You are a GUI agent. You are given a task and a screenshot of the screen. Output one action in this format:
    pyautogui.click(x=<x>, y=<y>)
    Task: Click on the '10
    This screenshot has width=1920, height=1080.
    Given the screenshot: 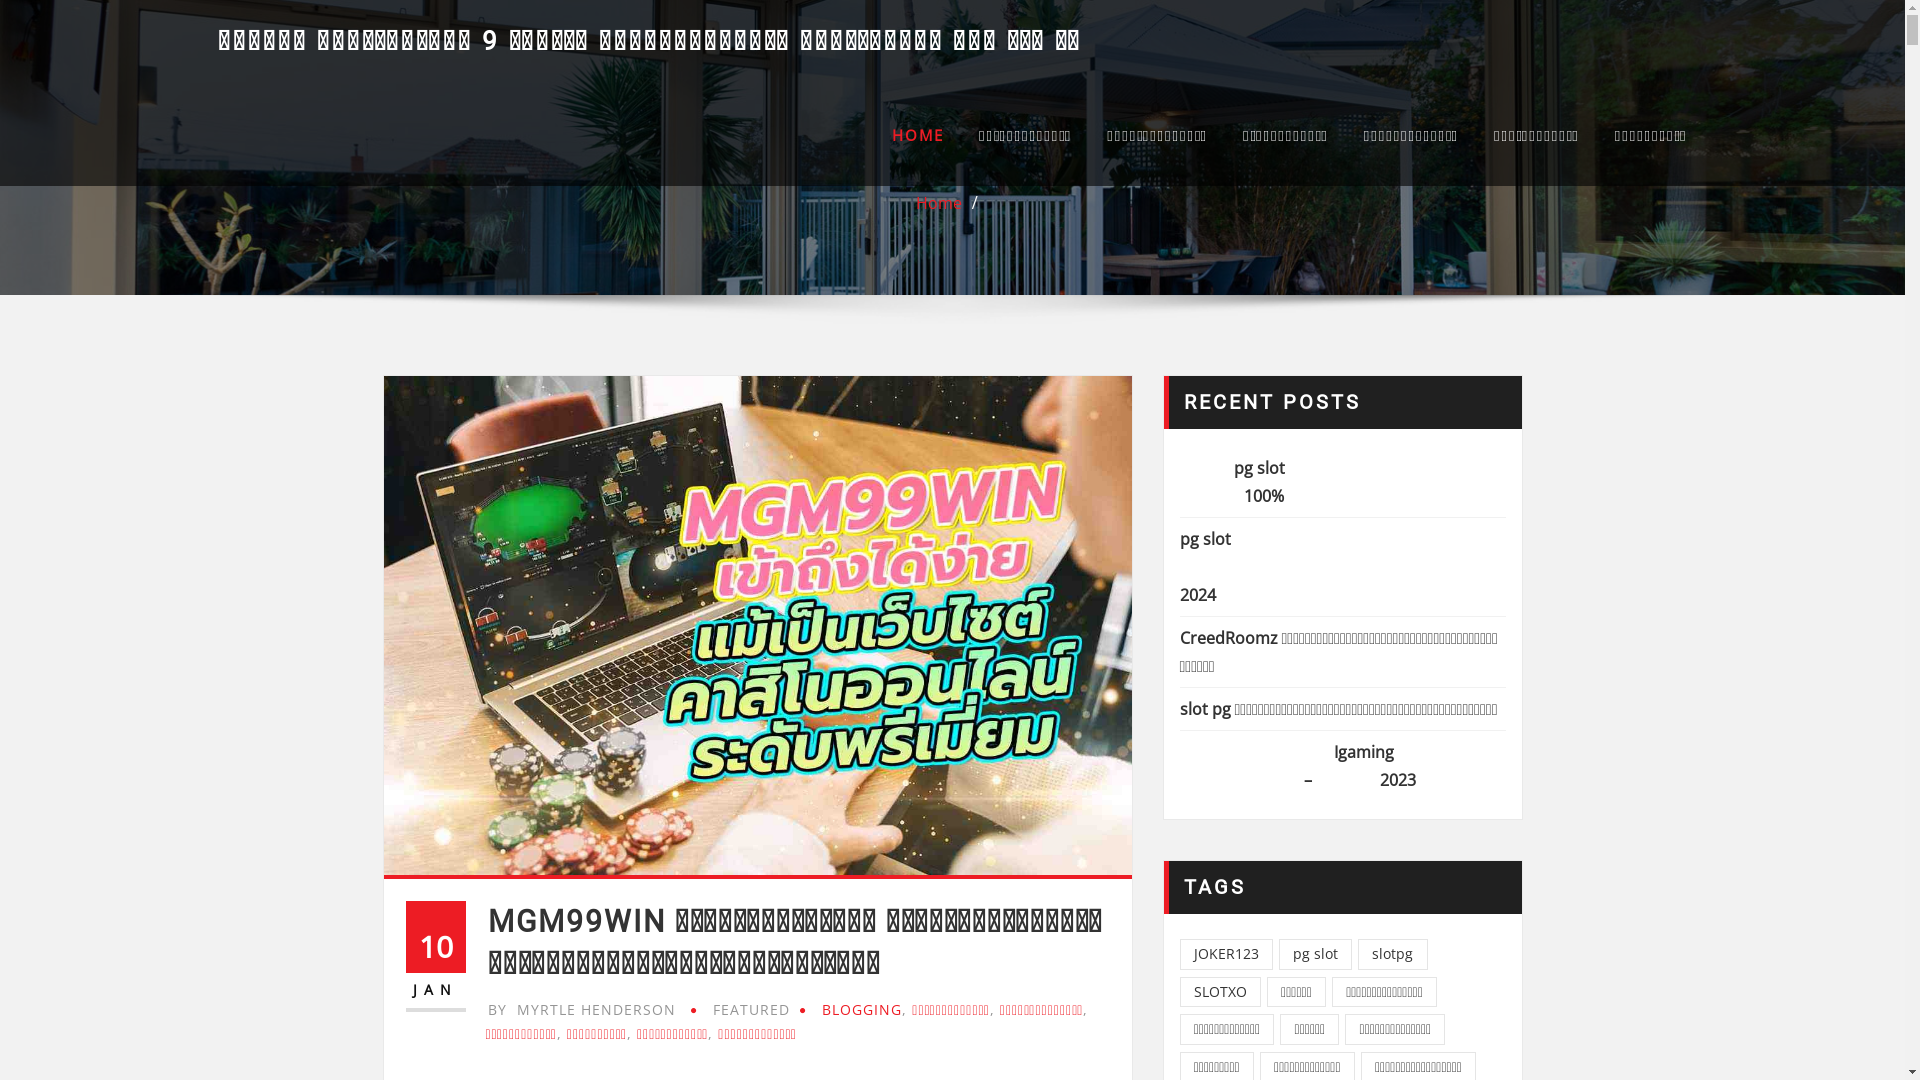 What is the action you would take?
    pyautogui.click(x=405, y=955)
    